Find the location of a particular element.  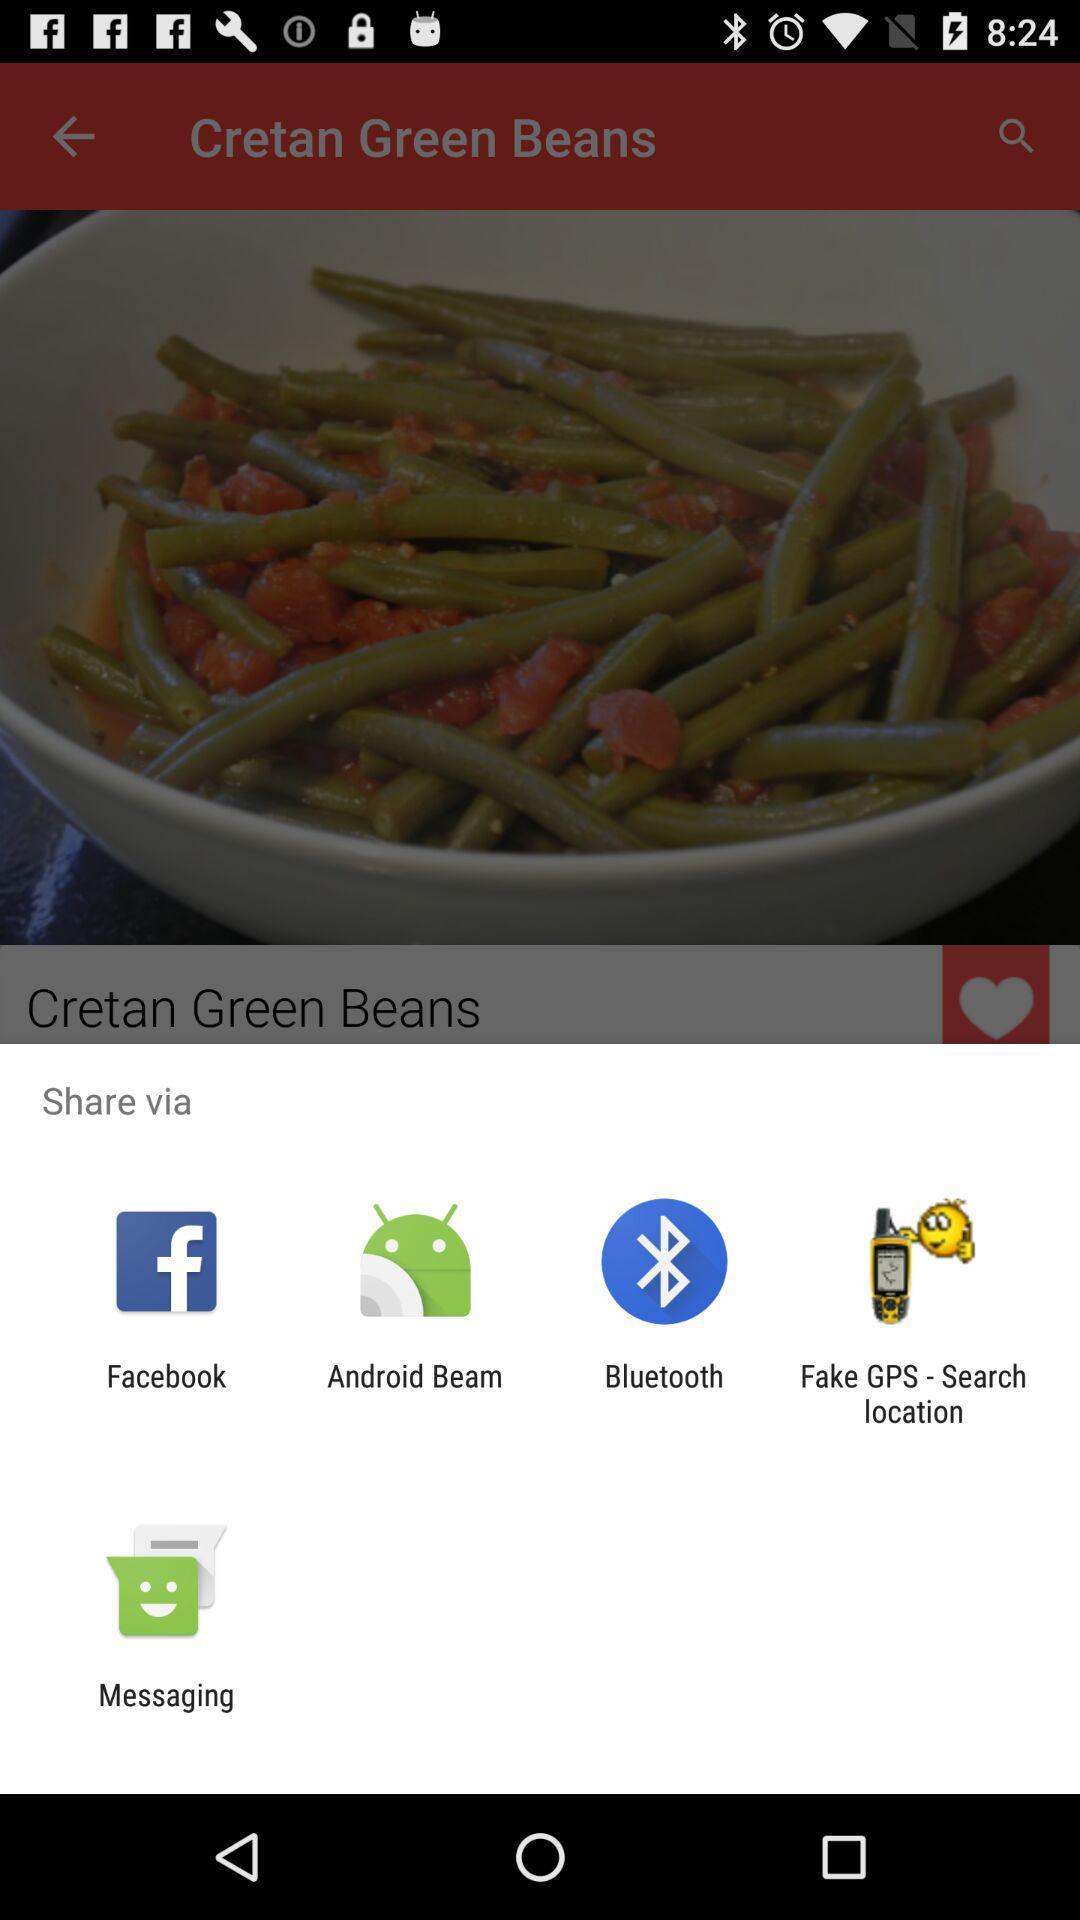

the android beam icon is located at coordinates (414, 1392).